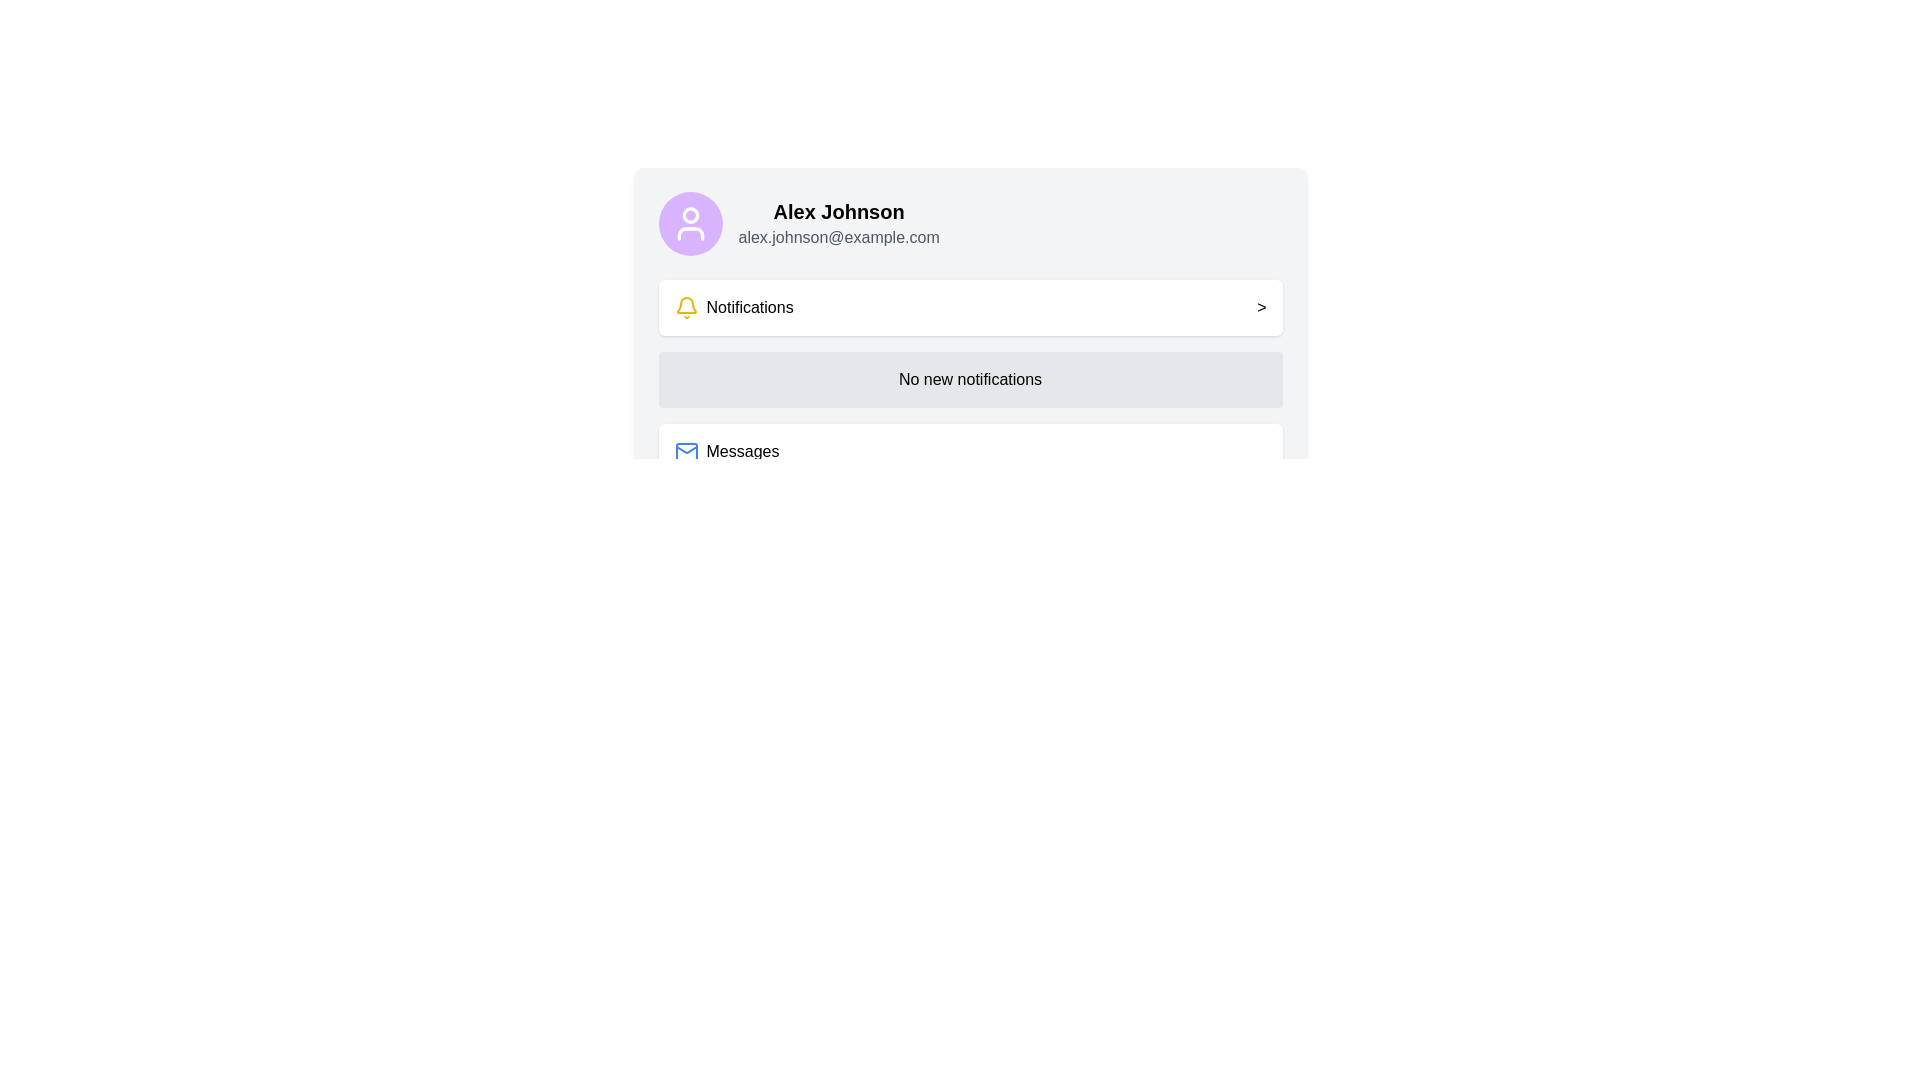  Describe the element at coordinates (970, 371) in the screenshot. I see `the label with the text 'No new notifications', which is styled as a button with rounded corners and has a light gray background` at that location.